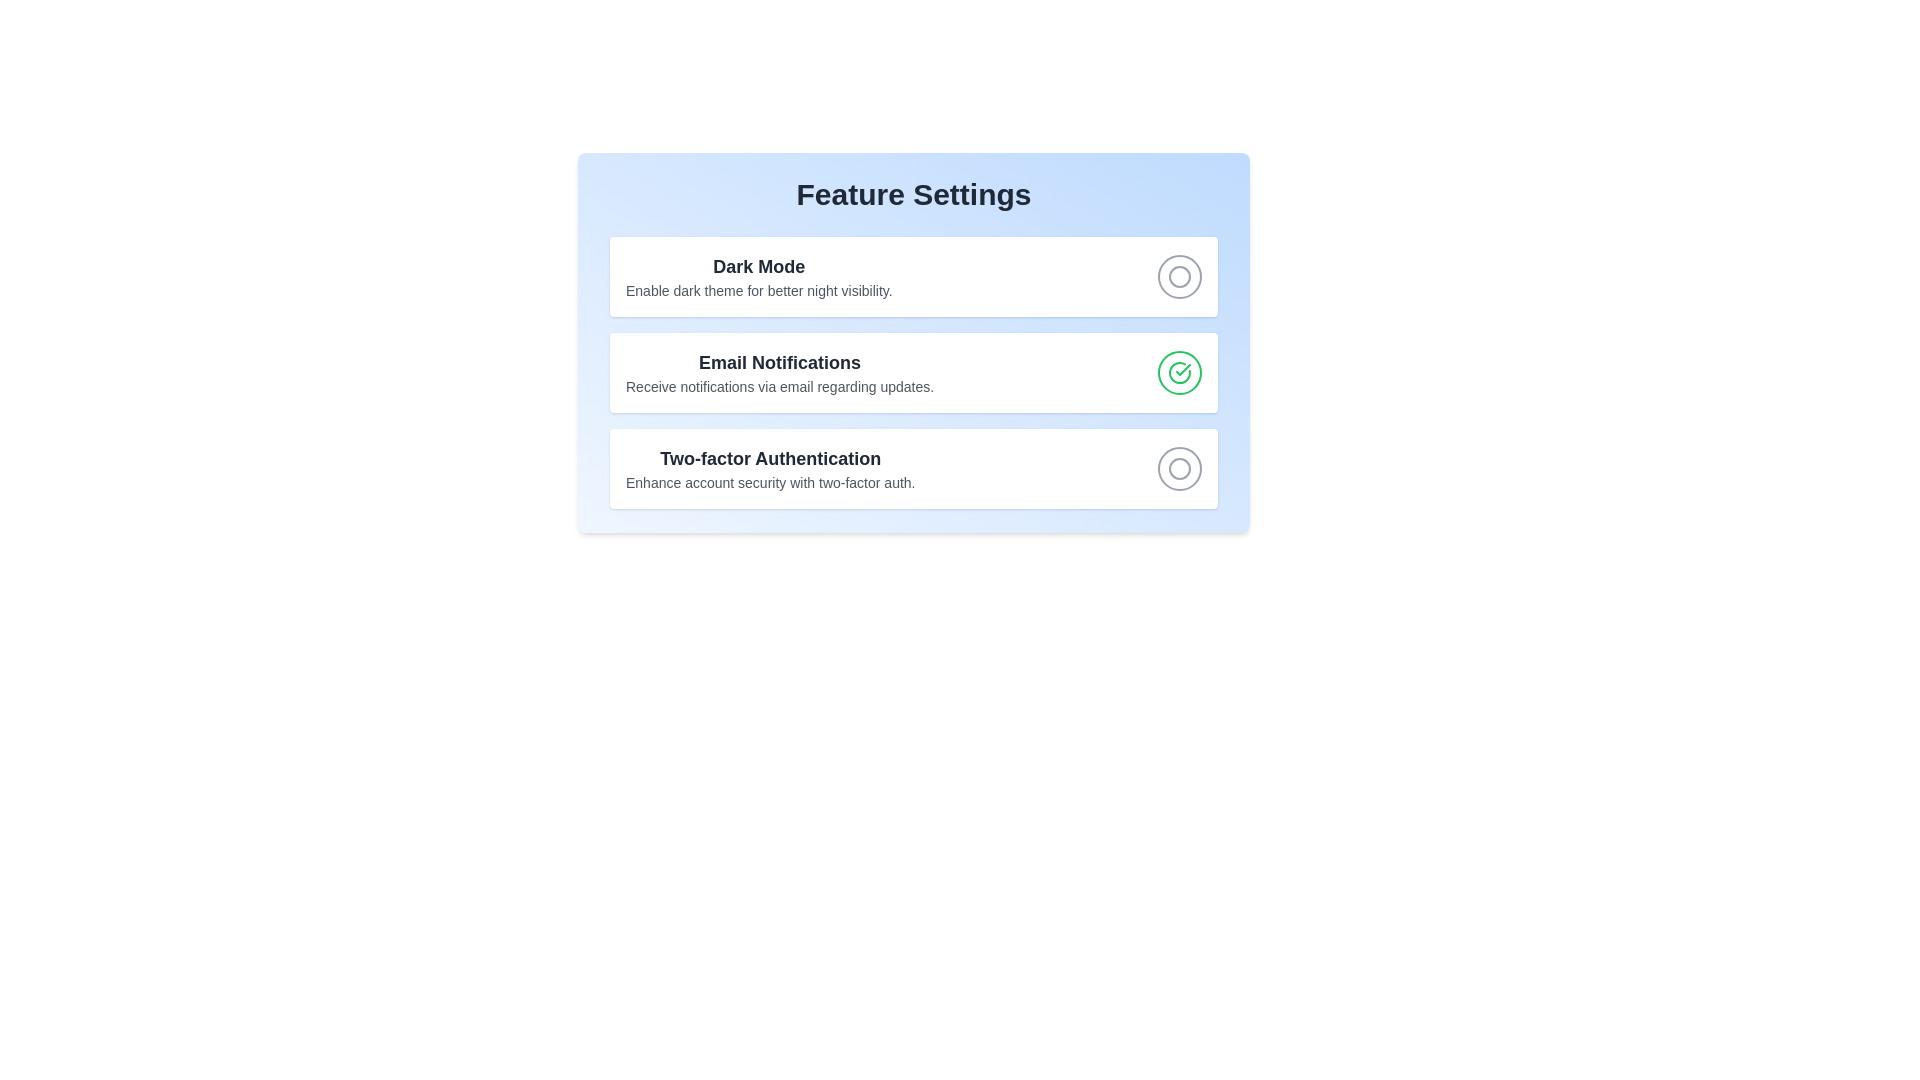 Image resolution: width=1920 pixels, height=1080 pixels. I want to click on the circular SVG vector graphic icon with a checkmark design located at the far right of the 'Email Notifications' setting option, indicating completion or confirmation, so click(1180, 373).